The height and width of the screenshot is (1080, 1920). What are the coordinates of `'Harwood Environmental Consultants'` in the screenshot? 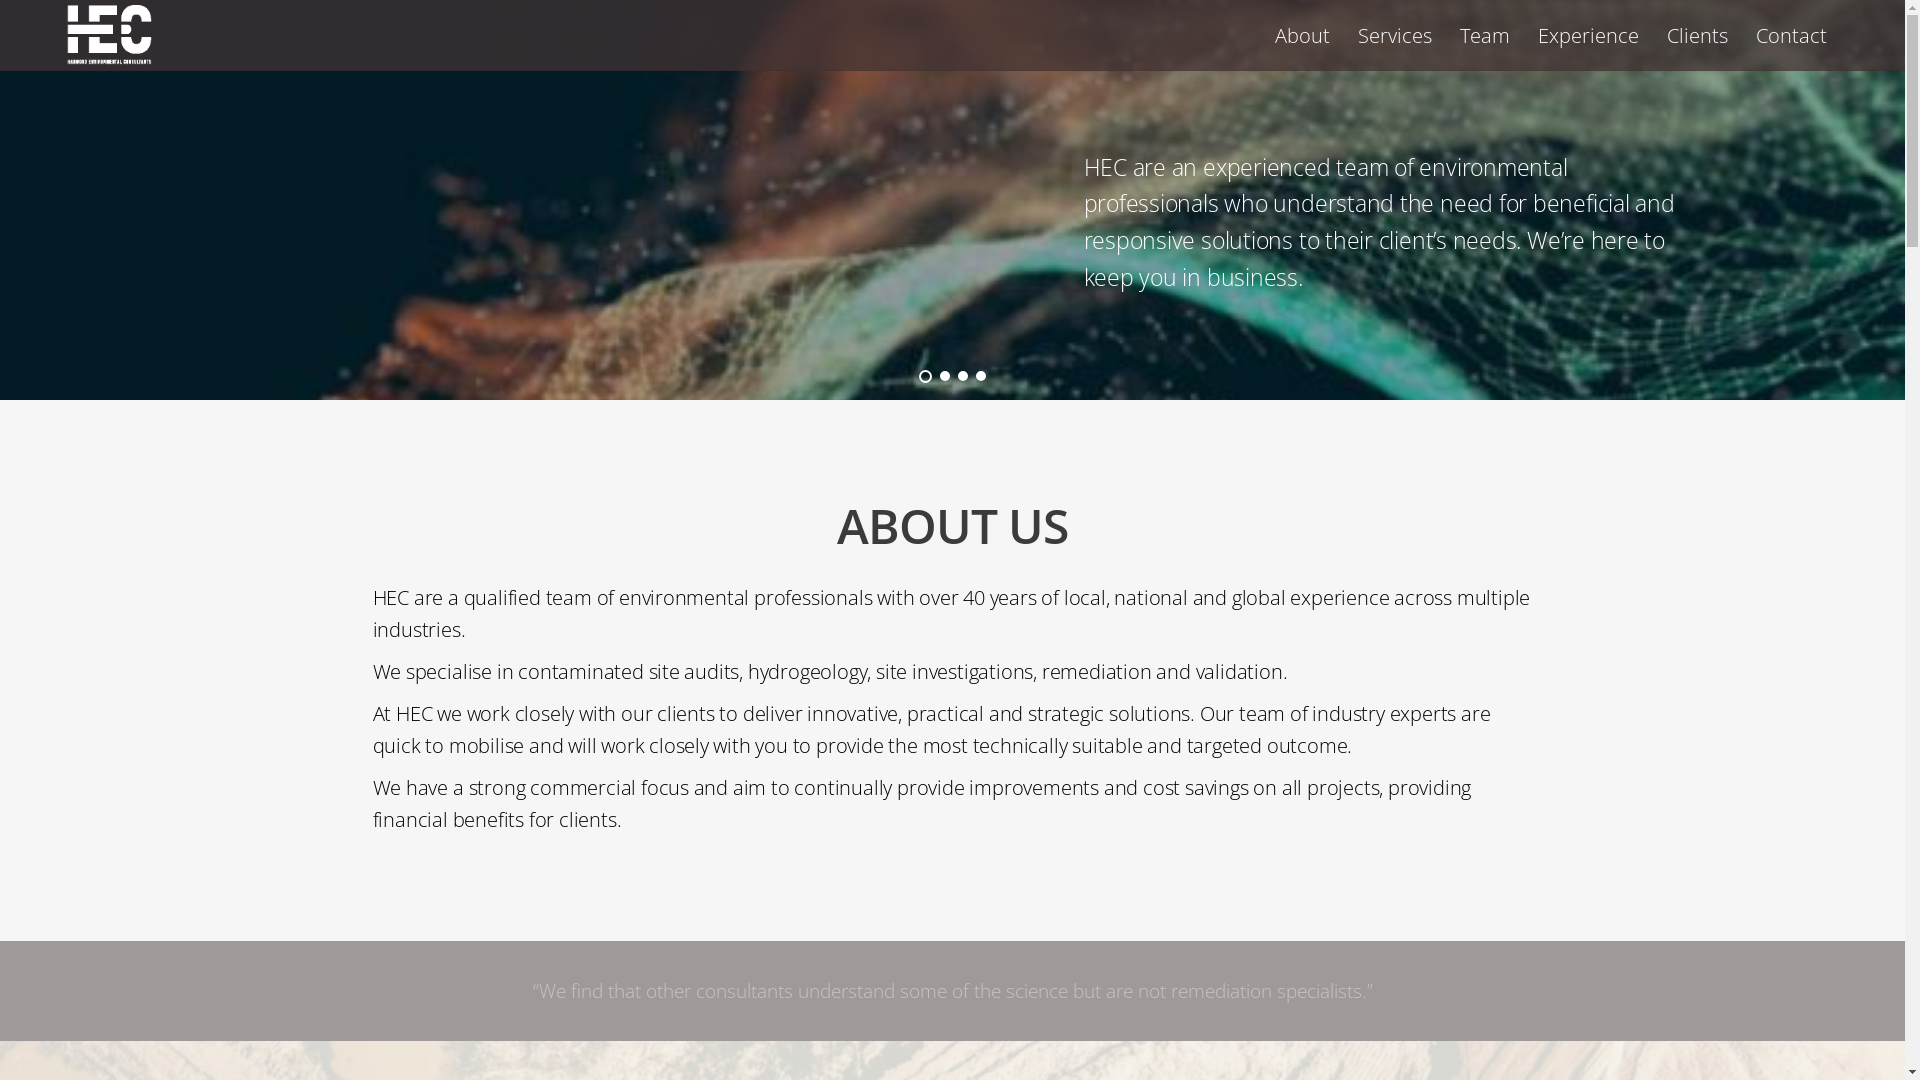 It's located at (108, 52).